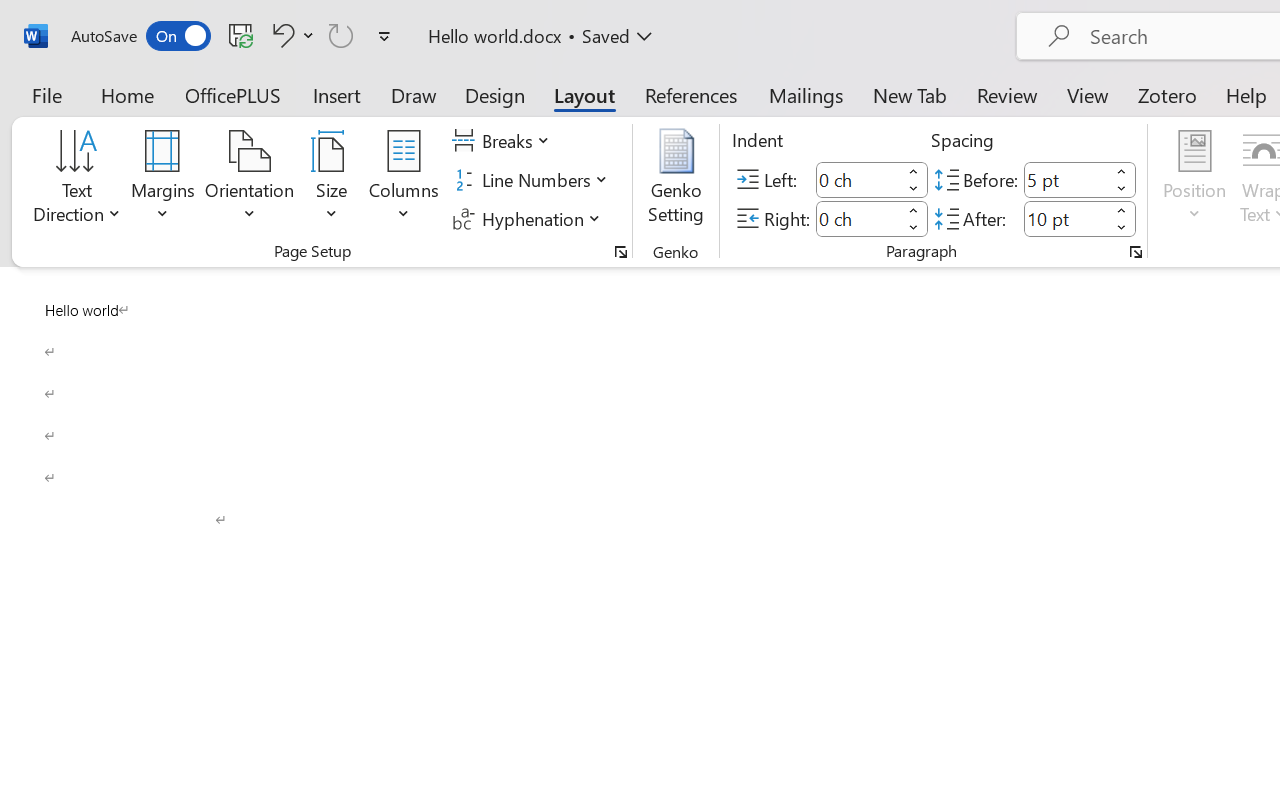  What do you see at coordinates (858, 178) in the screenshot?
I see `'Indent Left'` at bounding box center [858, 178].